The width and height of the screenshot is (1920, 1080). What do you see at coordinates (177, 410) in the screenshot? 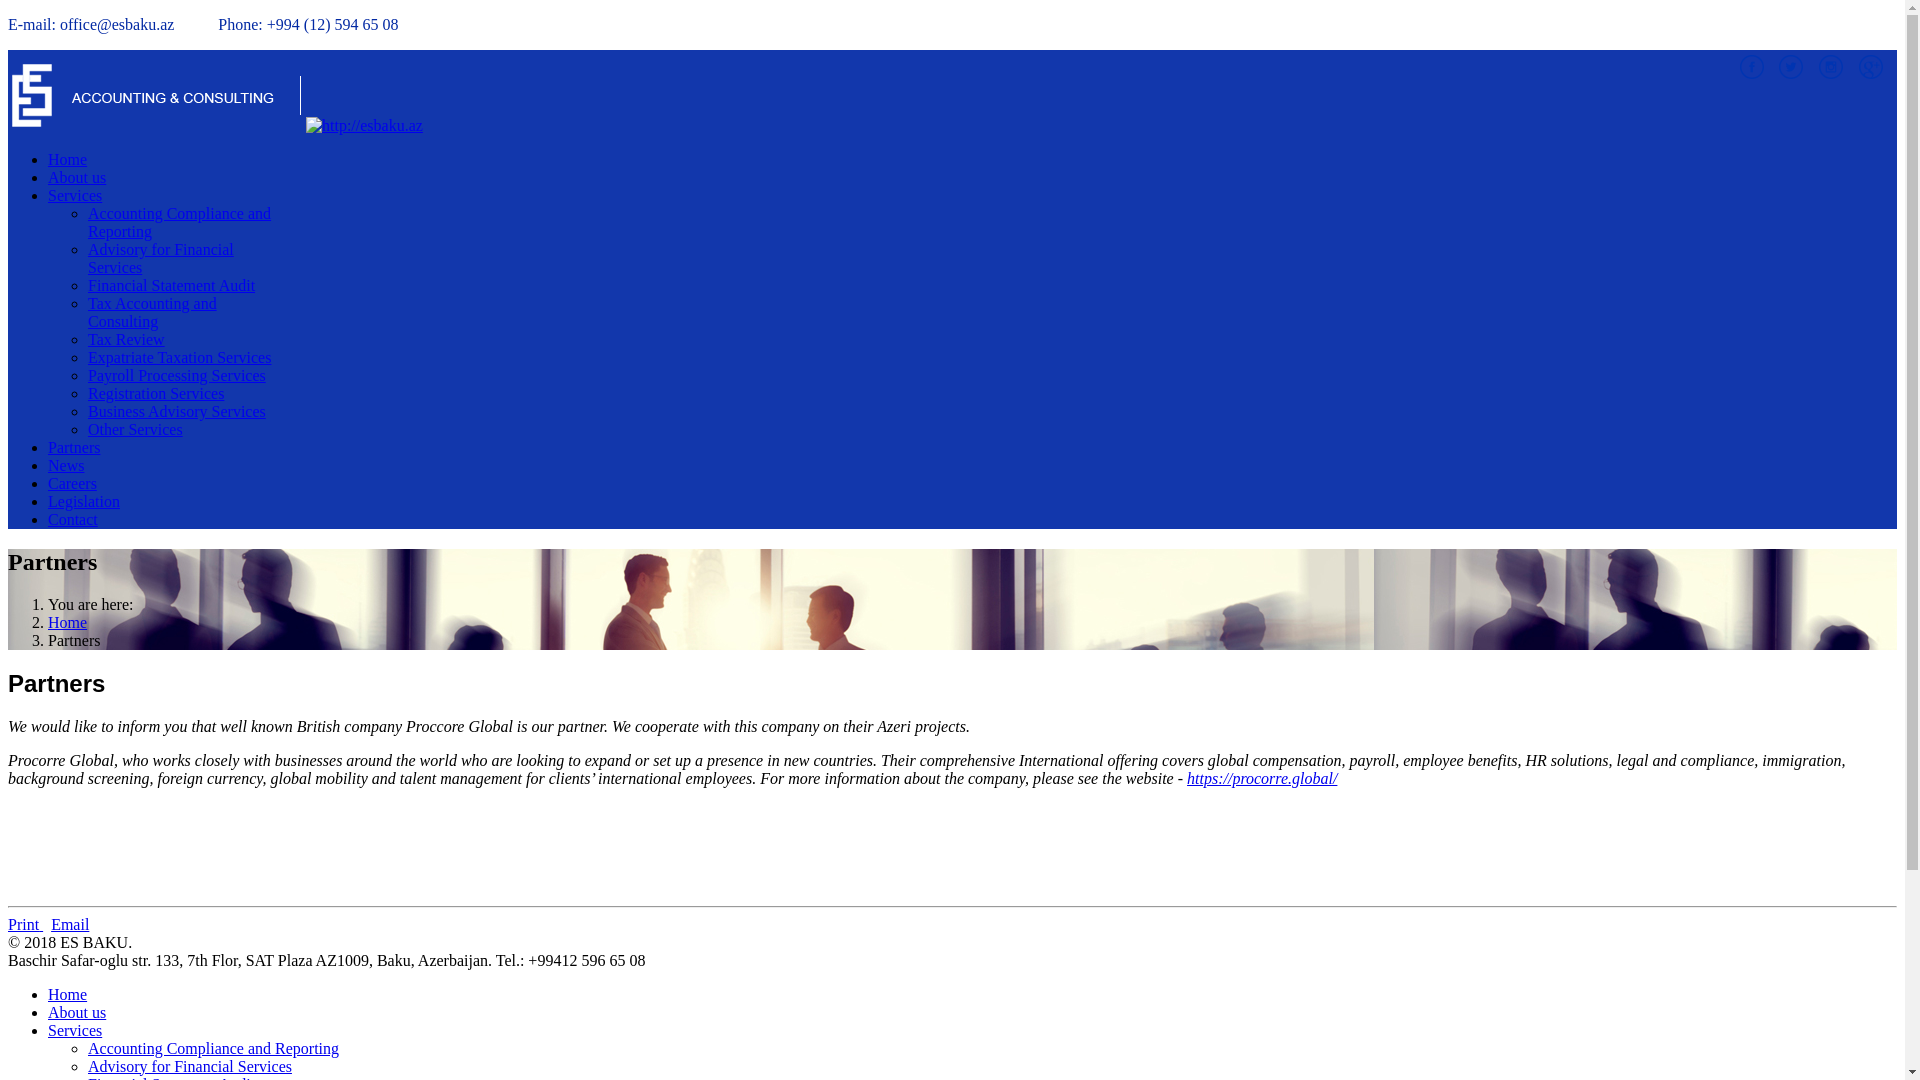
I see `'Business Advisory Services'` at bounding box center [177, 410].